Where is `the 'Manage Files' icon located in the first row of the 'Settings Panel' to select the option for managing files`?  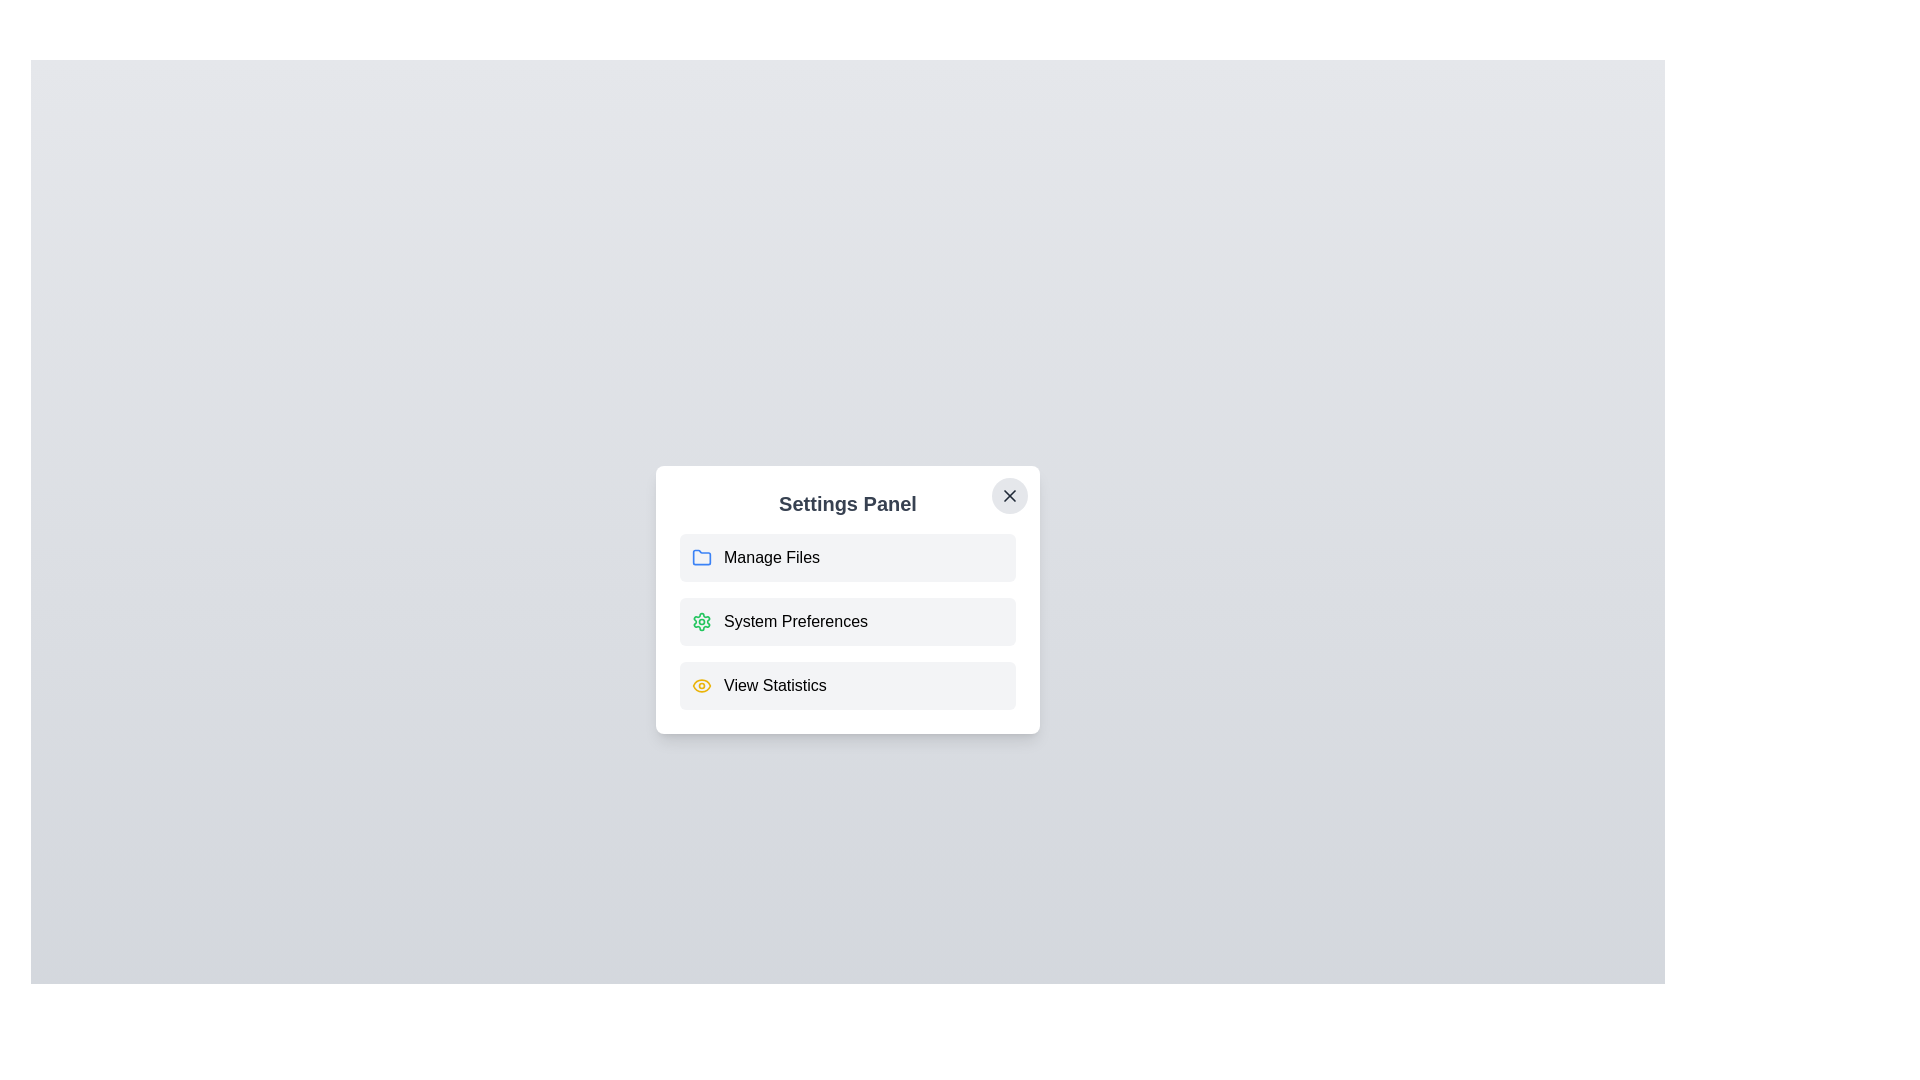
the 'Manage Files' icon located in the first row of the 'Settings Panel' to select the option for managing files is located at coordinates (701, 558).